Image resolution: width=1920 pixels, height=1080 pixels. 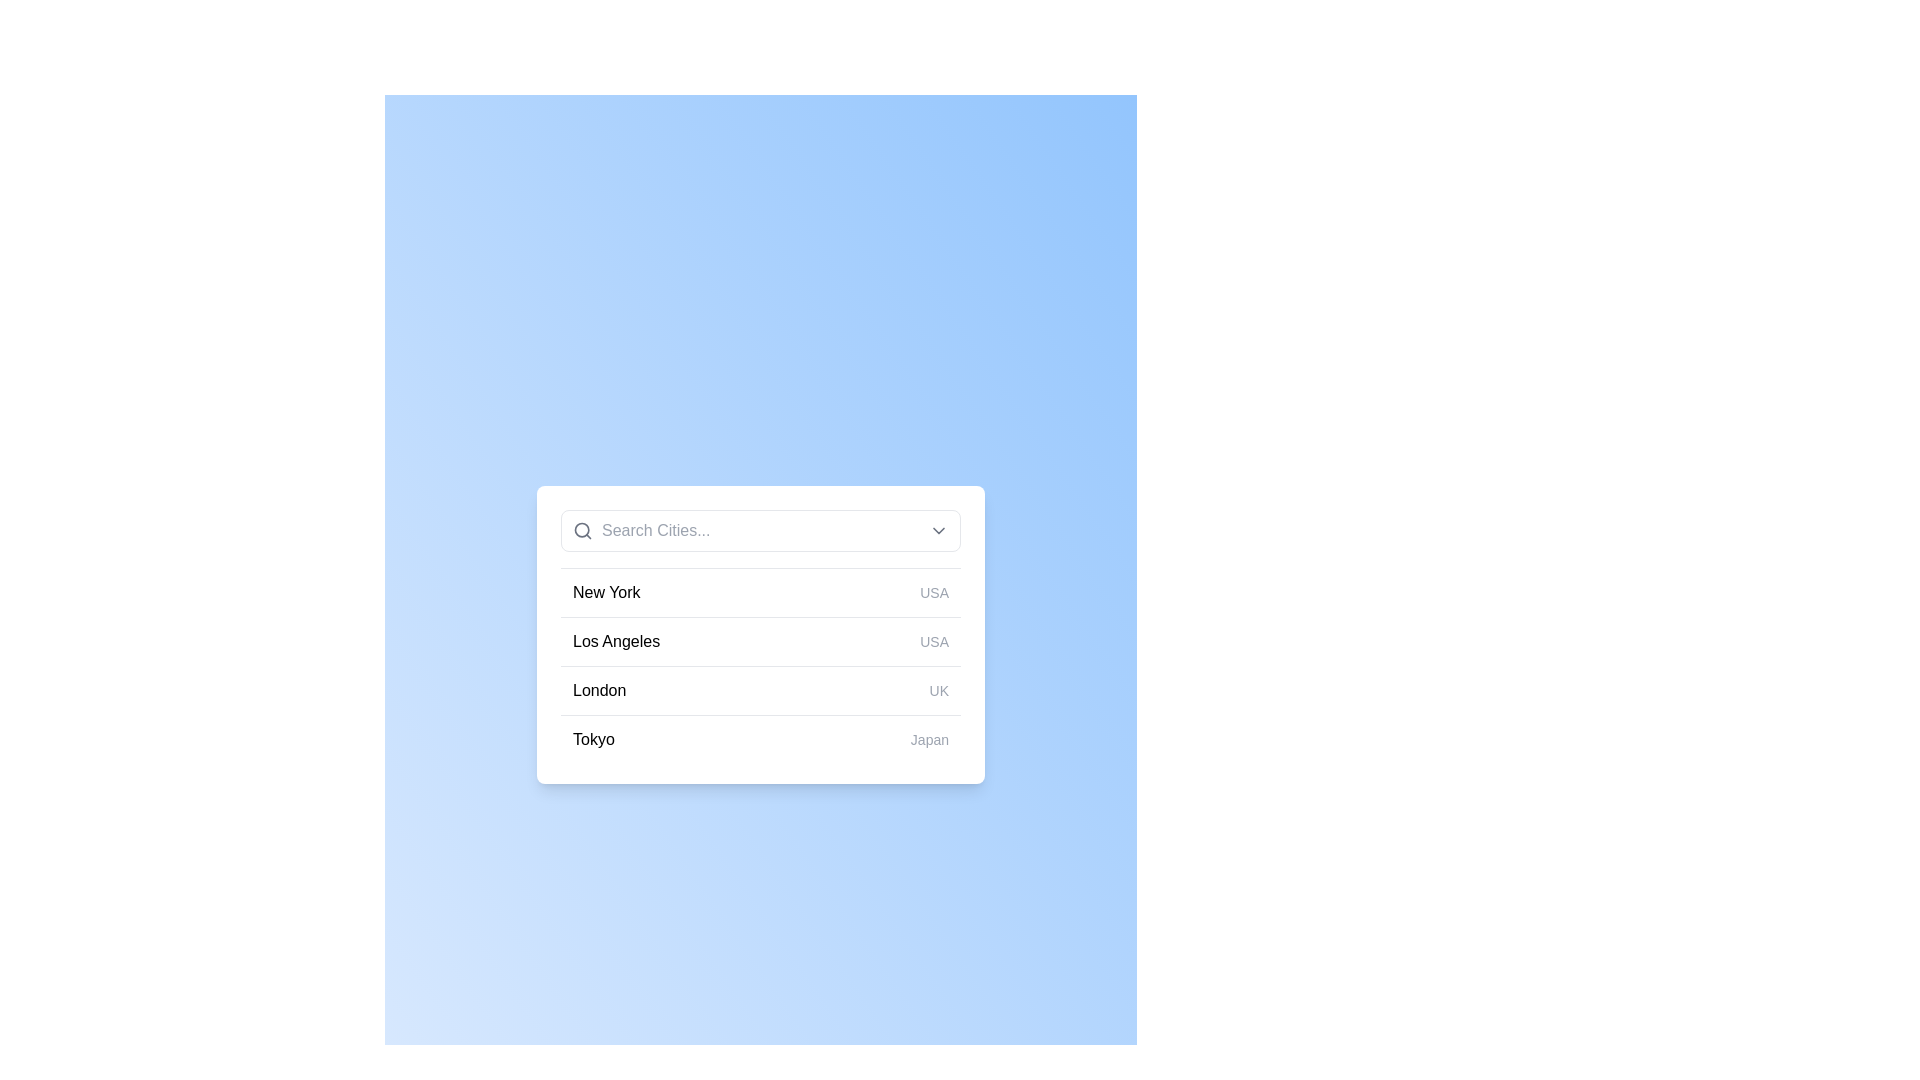 I want to click on the fourth row list item representing 'Tokyo, Japan', located between 'London, UK' and 'Sydney, Australia', so click(x=760, y=739).